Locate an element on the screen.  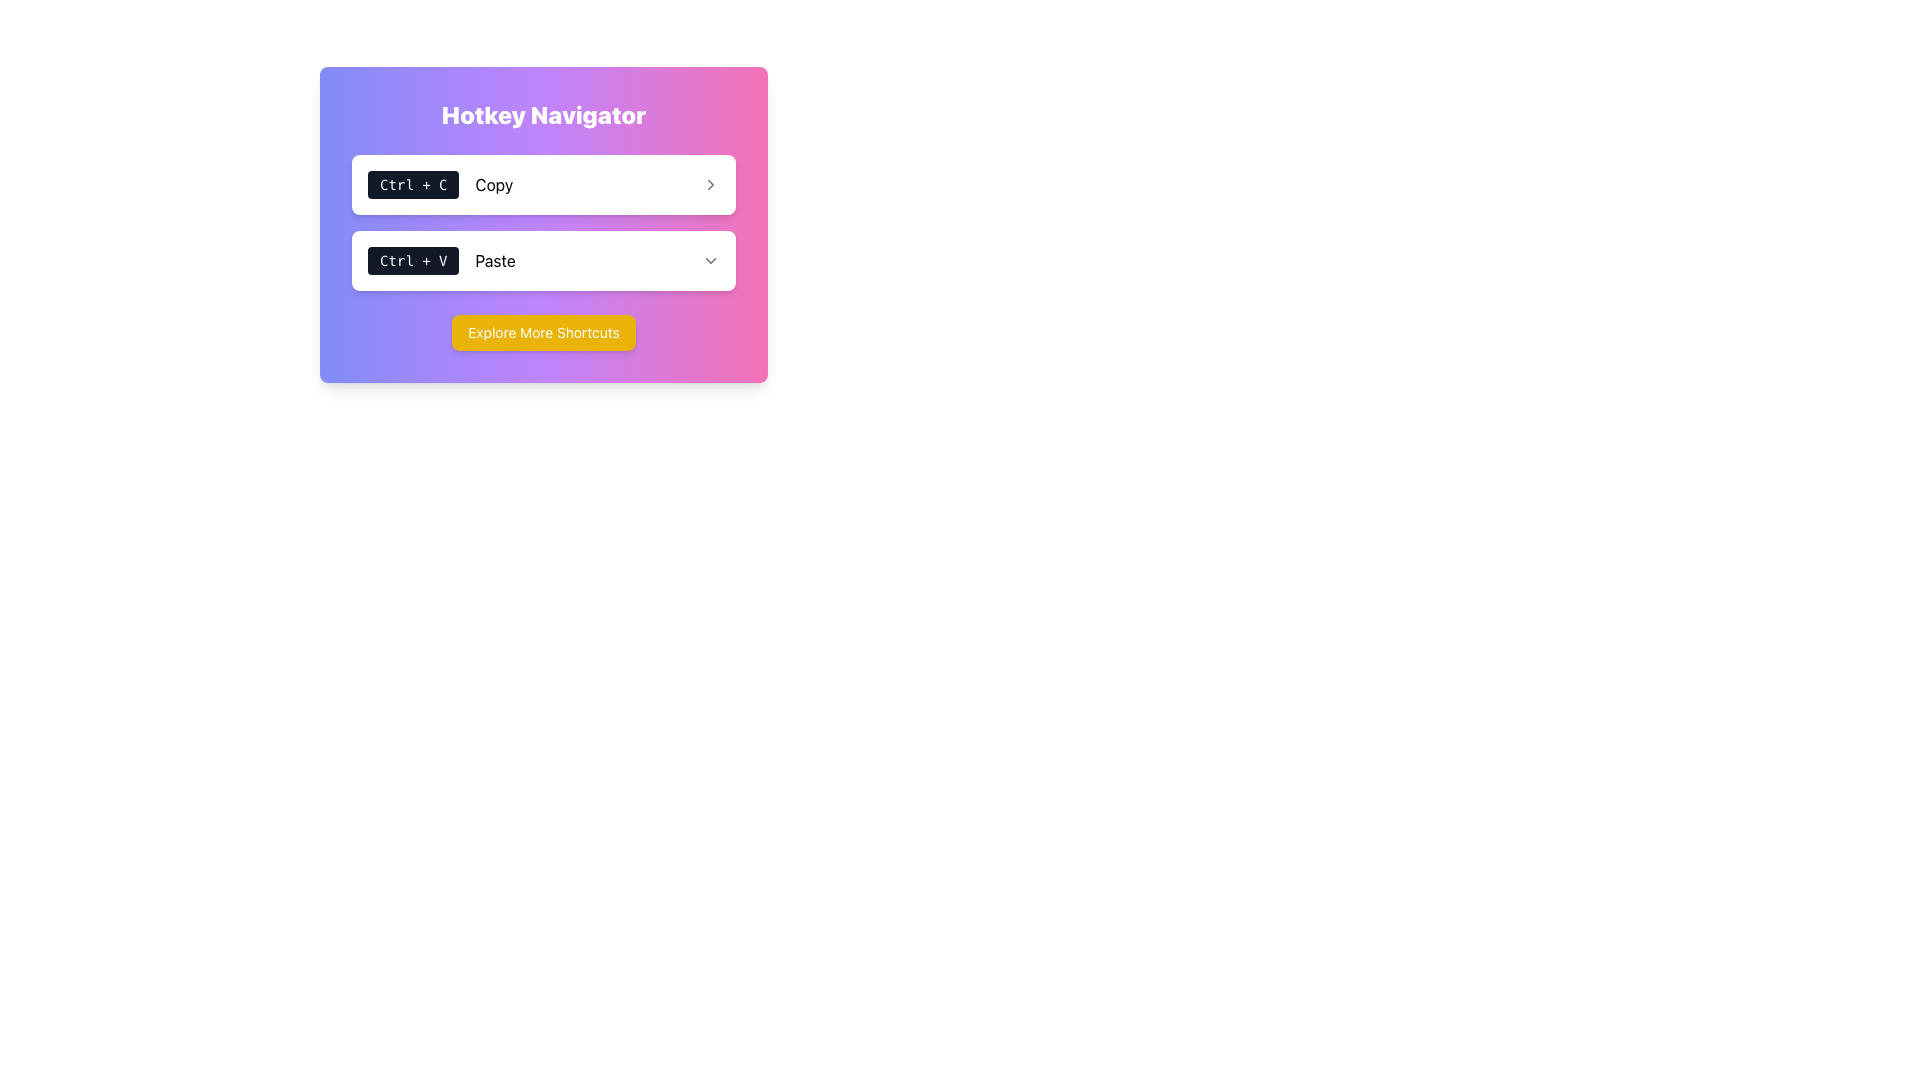
the interactive button located centrally in the lower part of the colorful panel is located at coordinates (543, 331).